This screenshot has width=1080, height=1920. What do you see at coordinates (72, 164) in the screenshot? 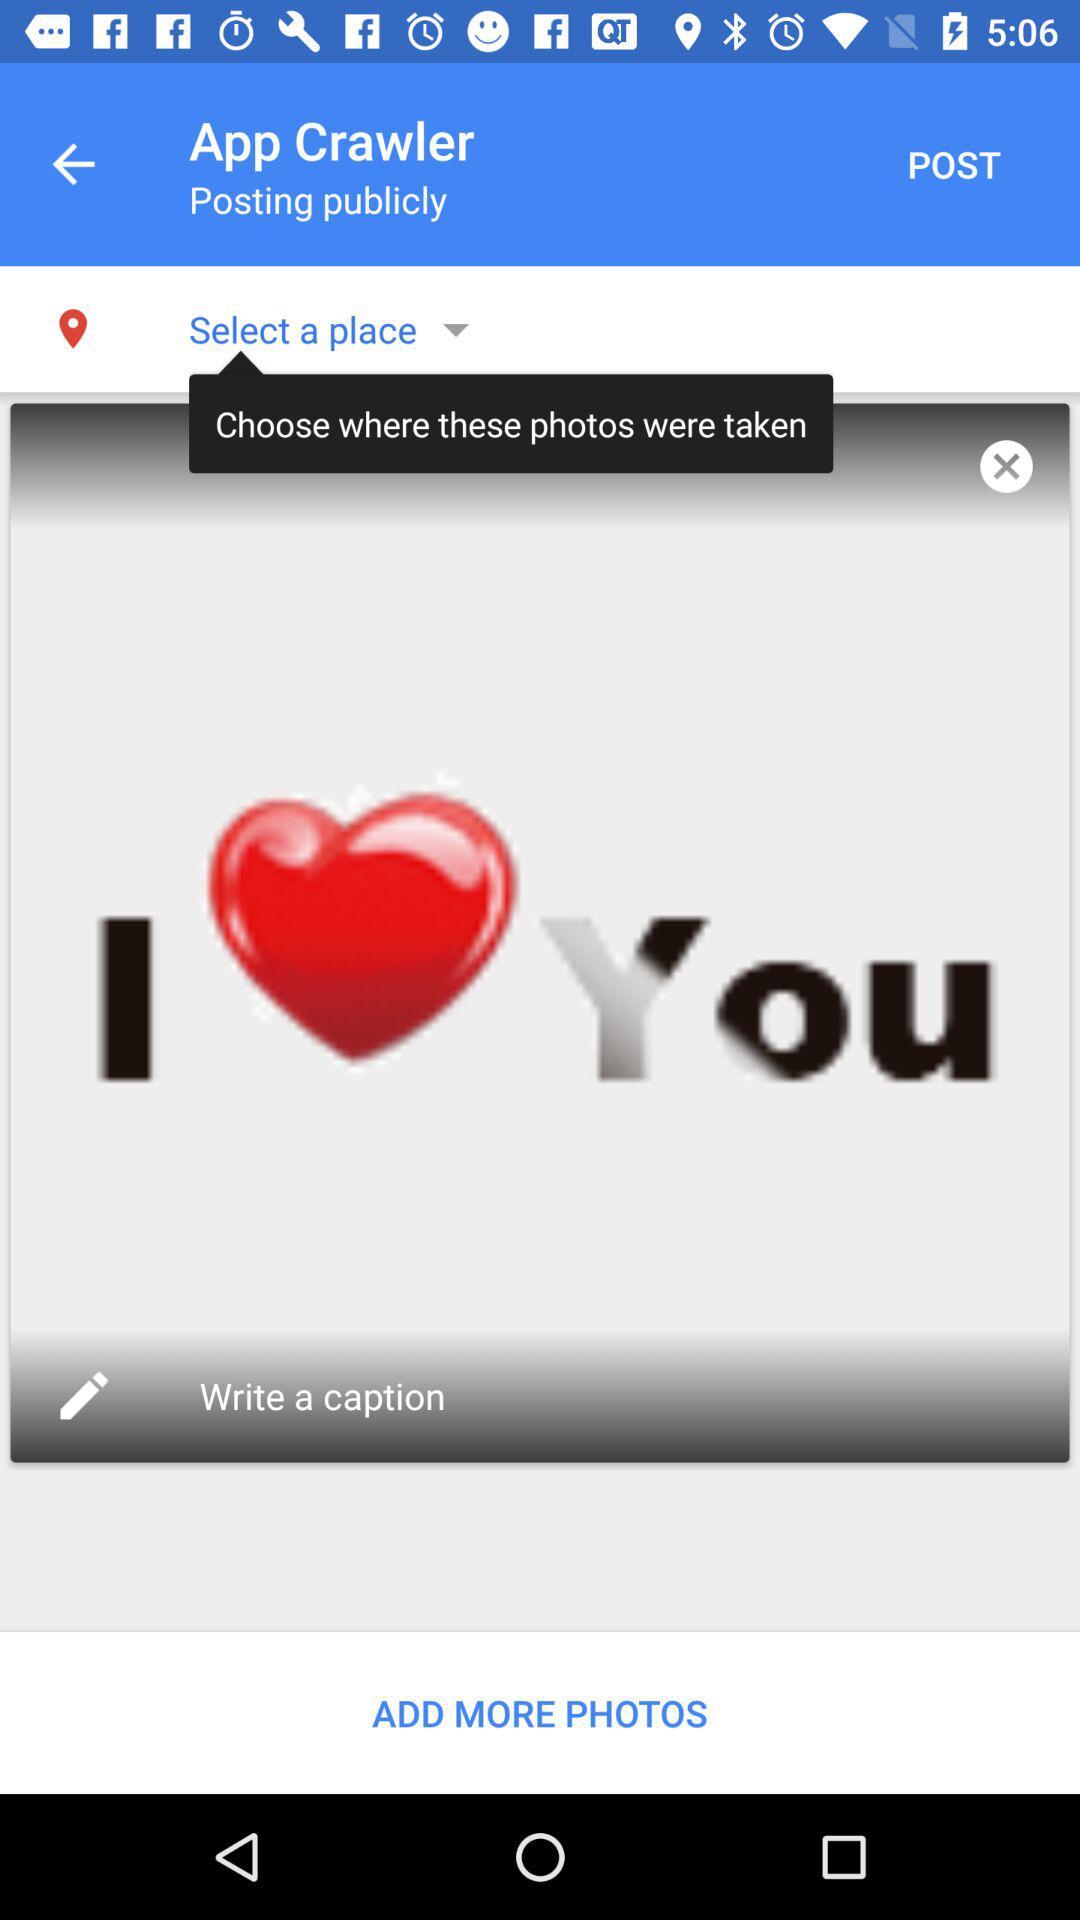
I see `the app to the left of the app crawler icon` at bounding box center [72, 164].